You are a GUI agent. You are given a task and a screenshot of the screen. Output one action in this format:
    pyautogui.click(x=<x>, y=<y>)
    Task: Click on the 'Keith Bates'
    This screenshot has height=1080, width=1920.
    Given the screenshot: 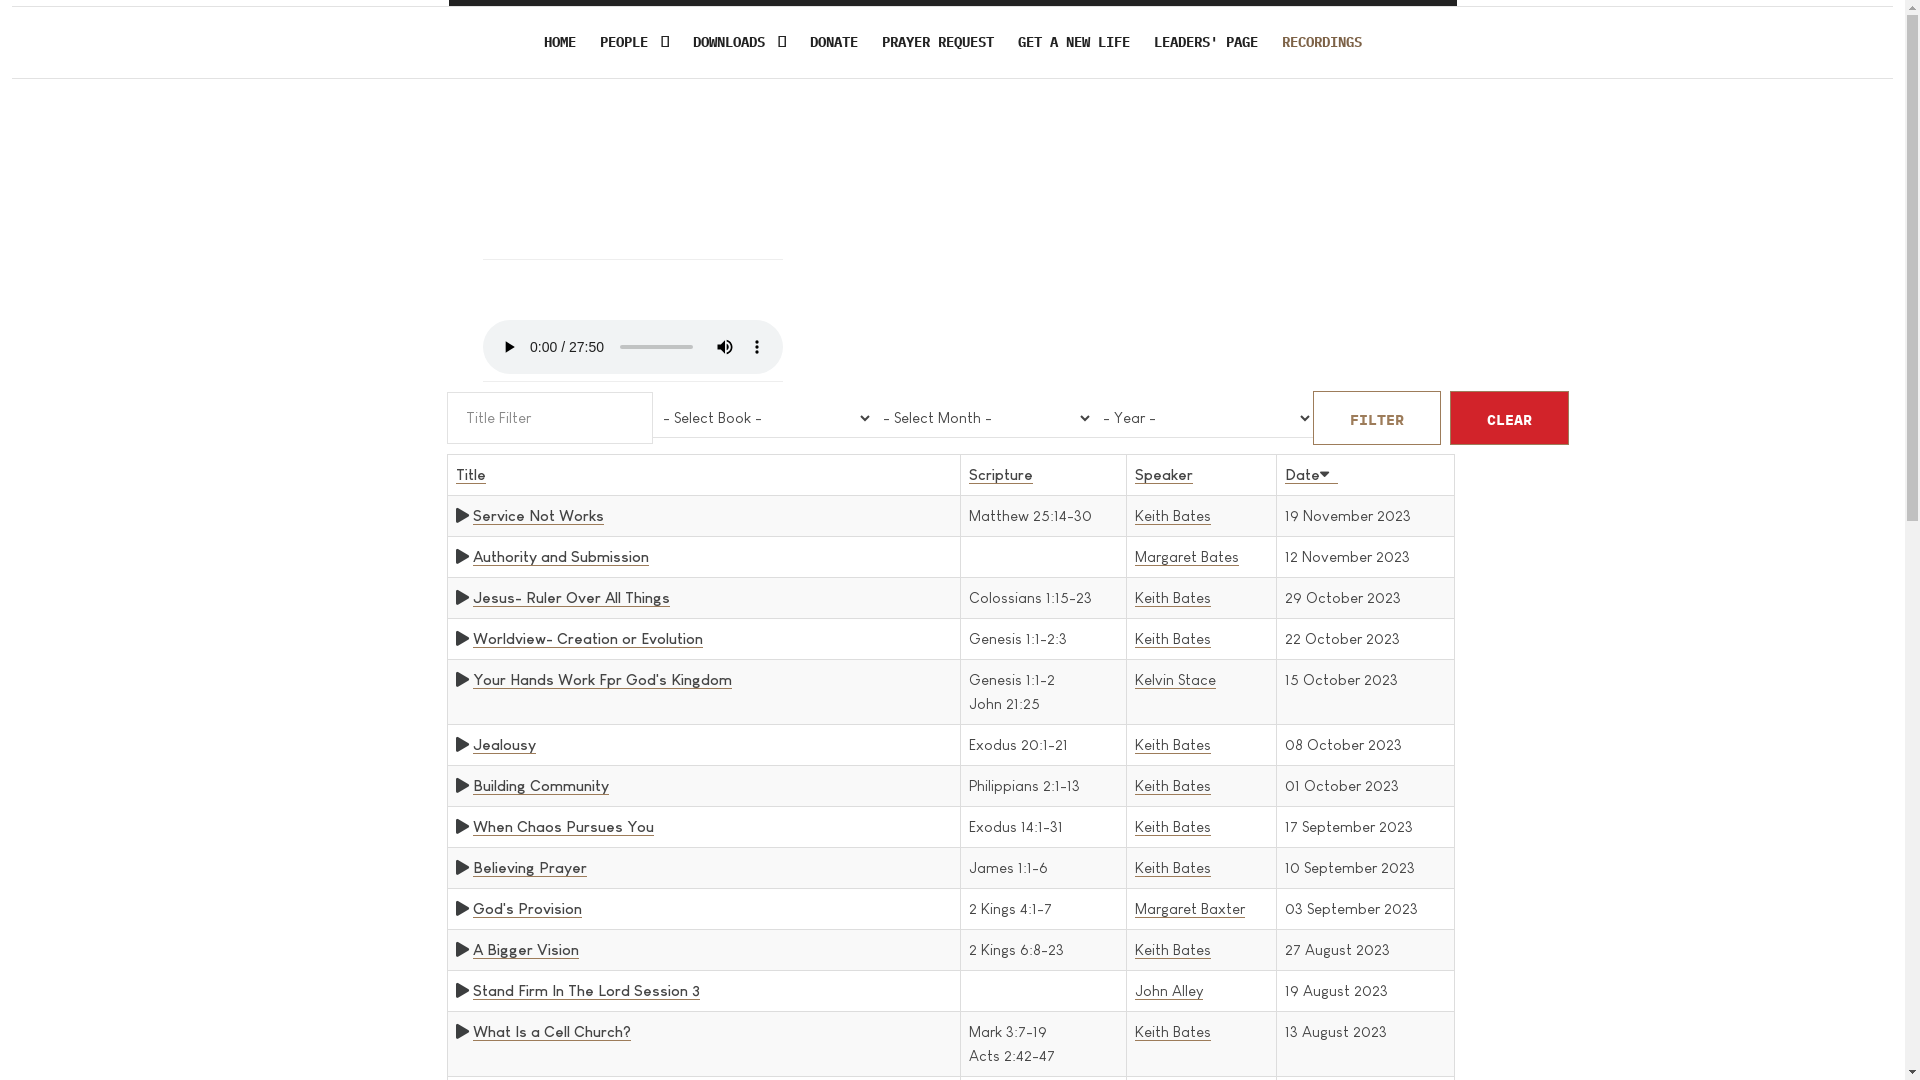 What is the action you would take?
    pyautogui.click(x=1172, y=744)
    